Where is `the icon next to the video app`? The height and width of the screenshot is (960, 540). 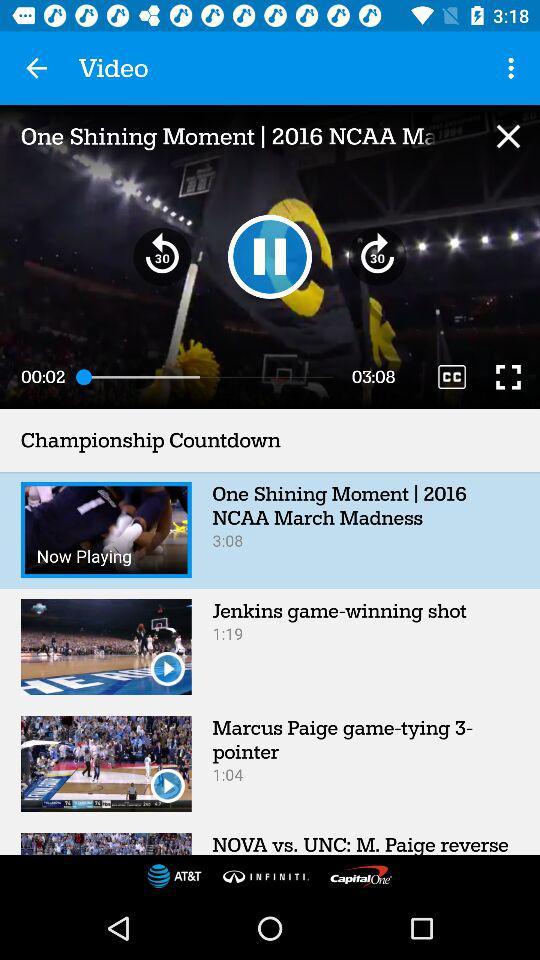
the icon next to the video app is located at coordinates (36, 68).